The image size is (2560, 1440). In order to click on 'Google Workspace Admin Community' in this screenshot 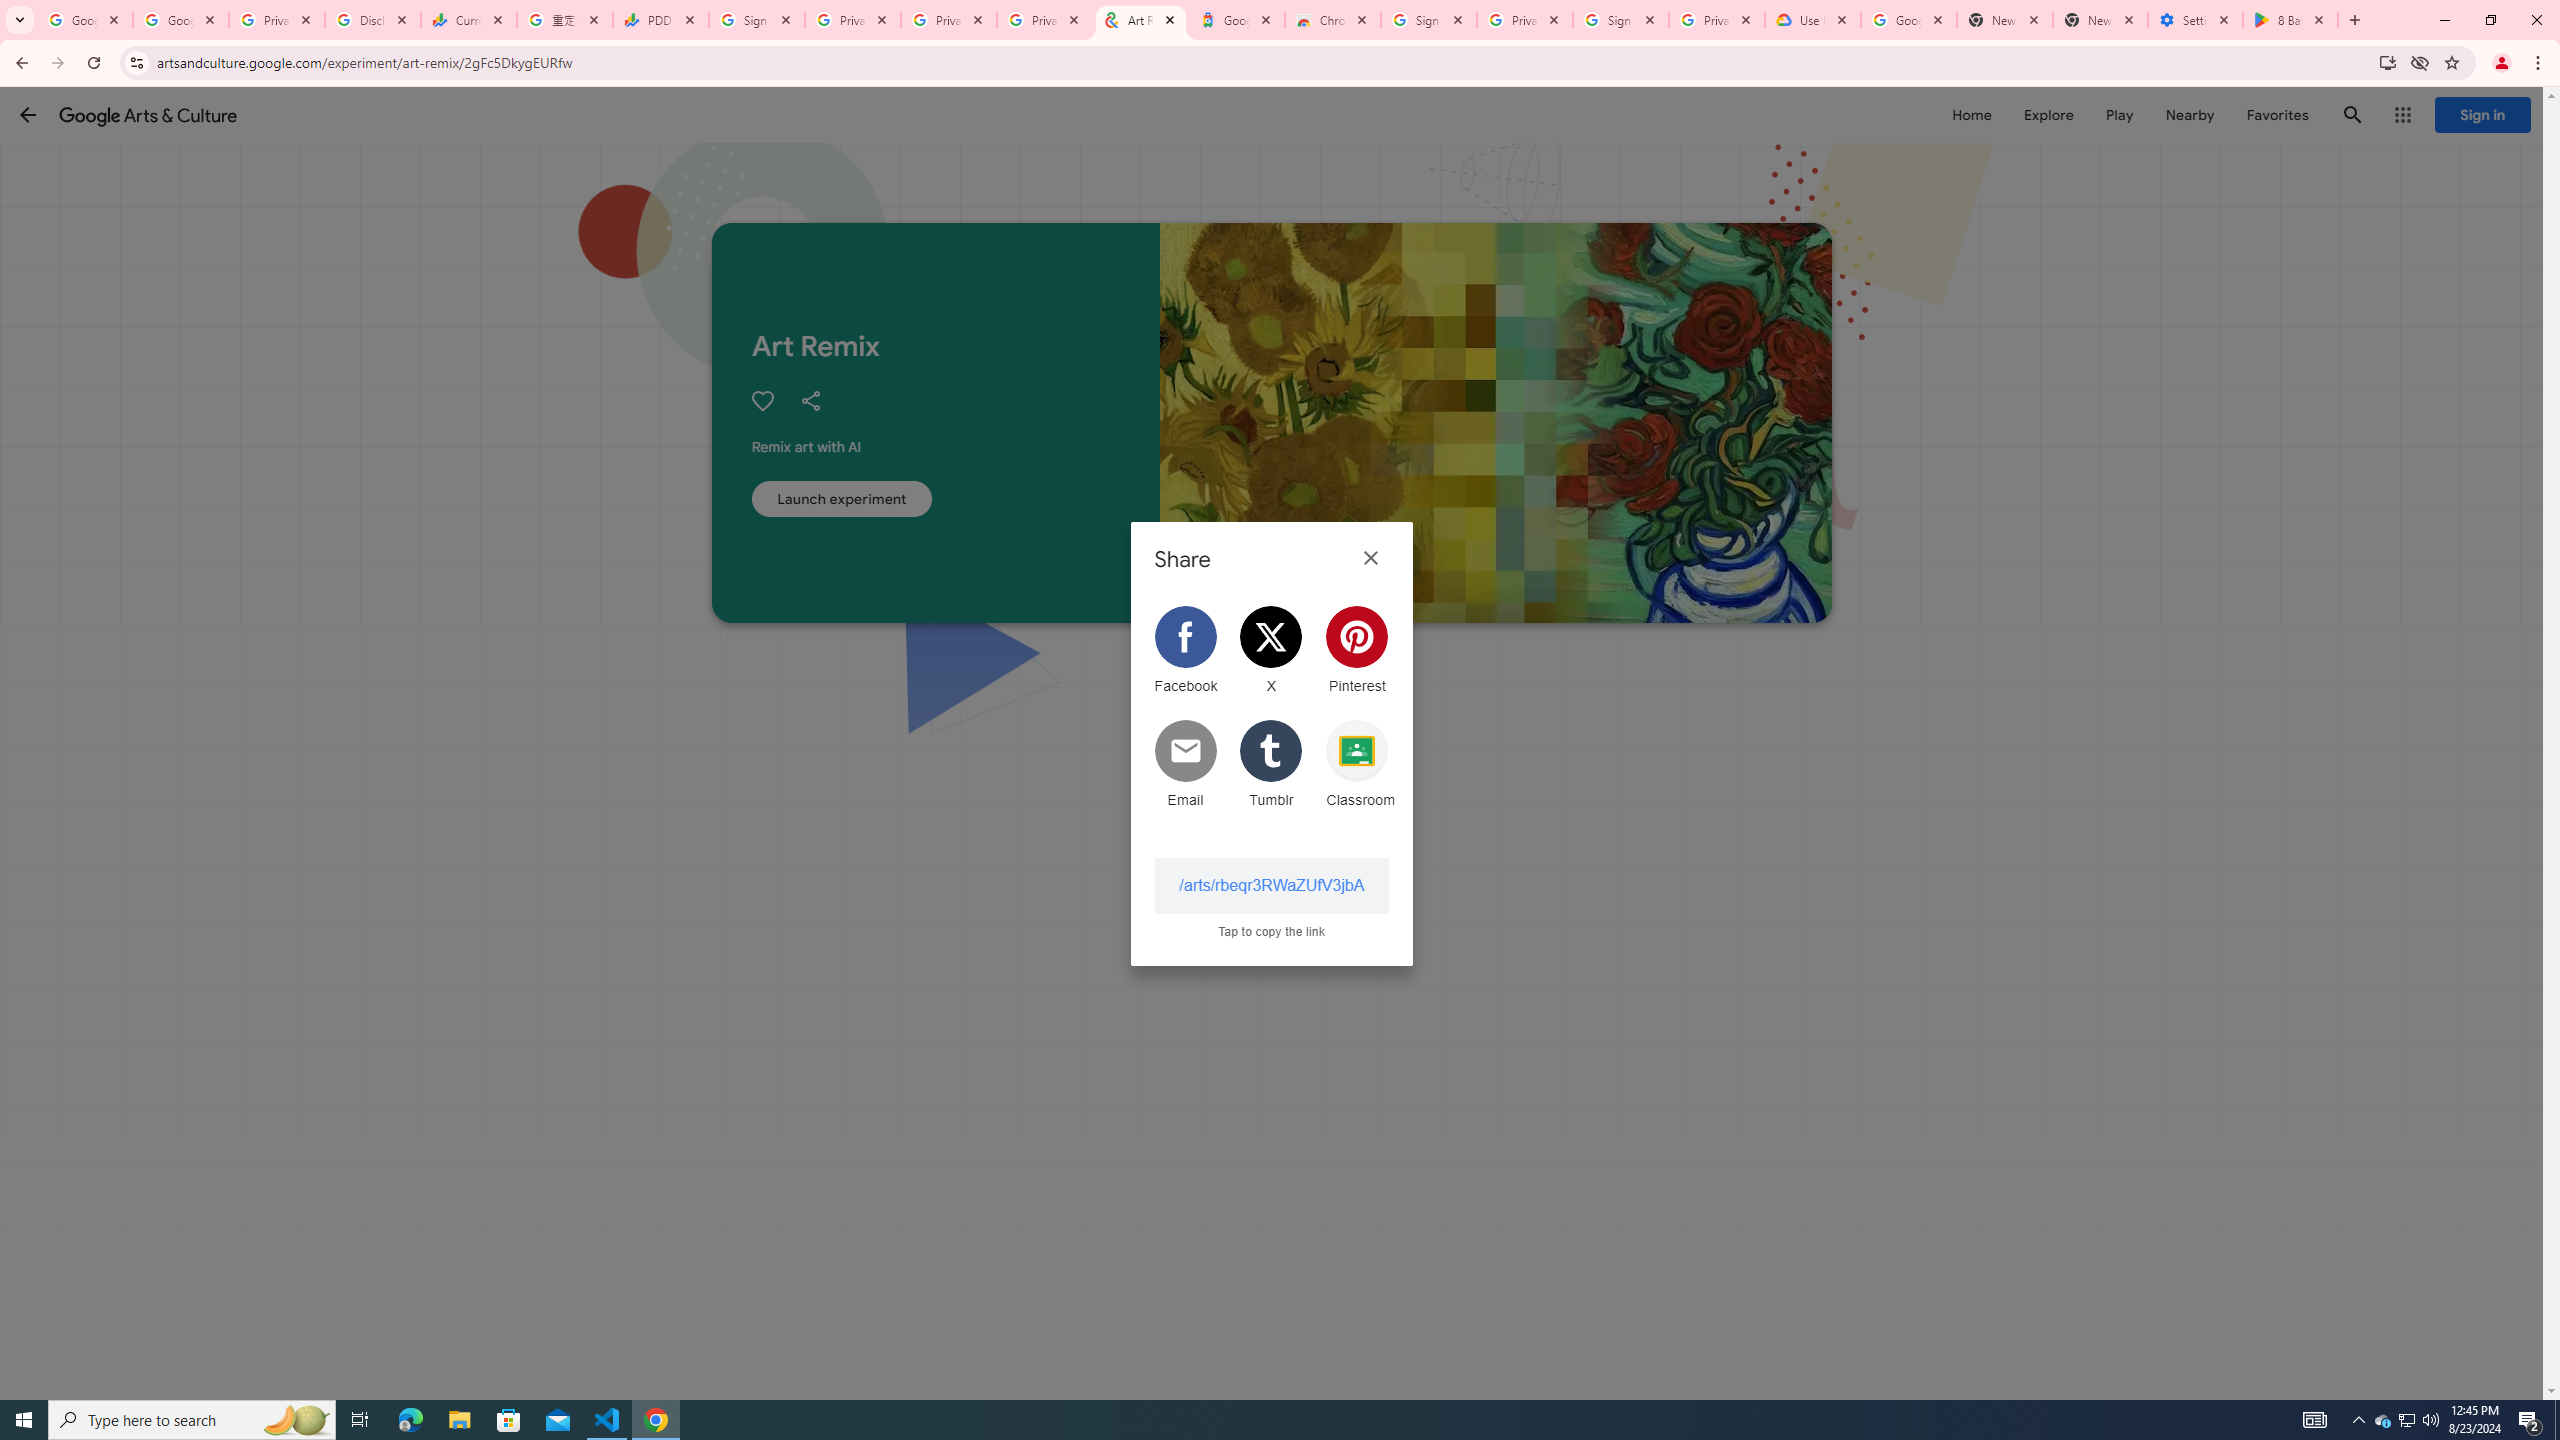, I will do `click(83, 19)`.